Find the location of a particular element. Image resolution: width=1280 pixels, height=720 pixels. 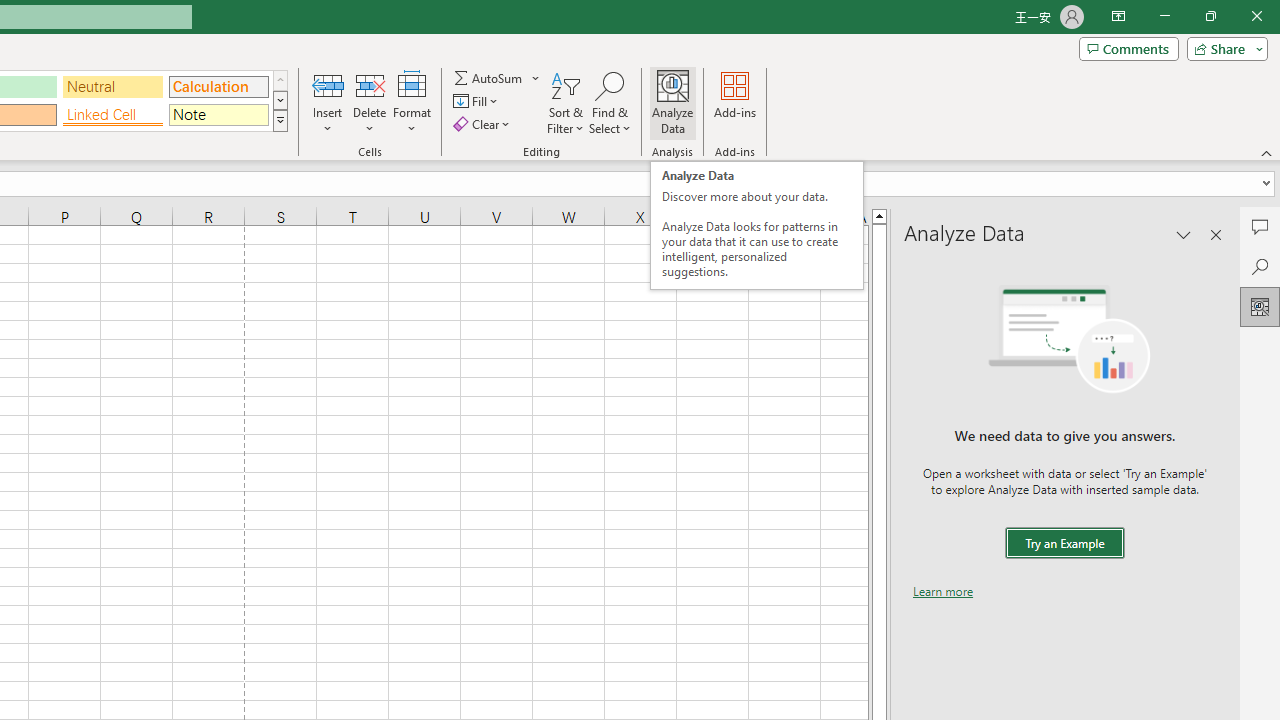

'Insert' is located at coordinates (328, 103).